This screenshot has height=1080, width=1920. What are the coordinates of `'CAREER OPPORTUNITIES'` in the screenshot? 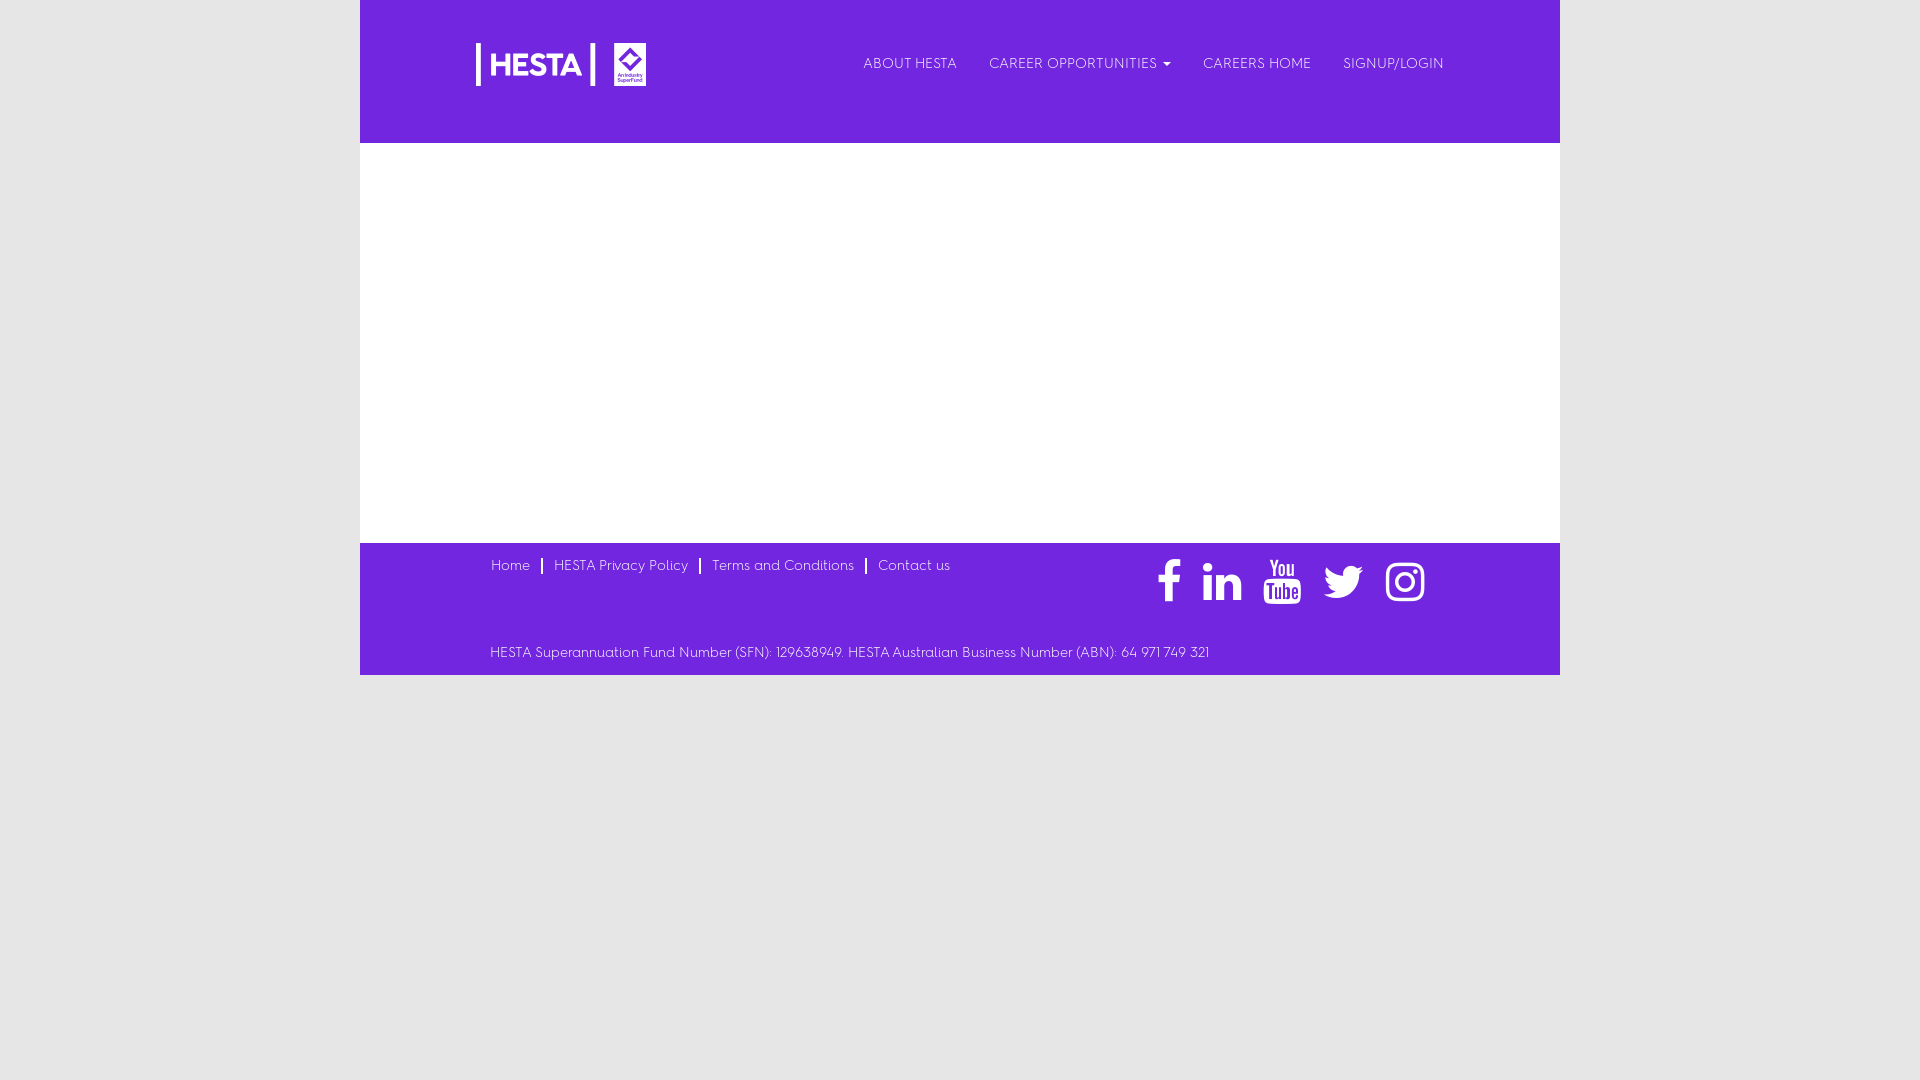 It's located at (1079, 61).